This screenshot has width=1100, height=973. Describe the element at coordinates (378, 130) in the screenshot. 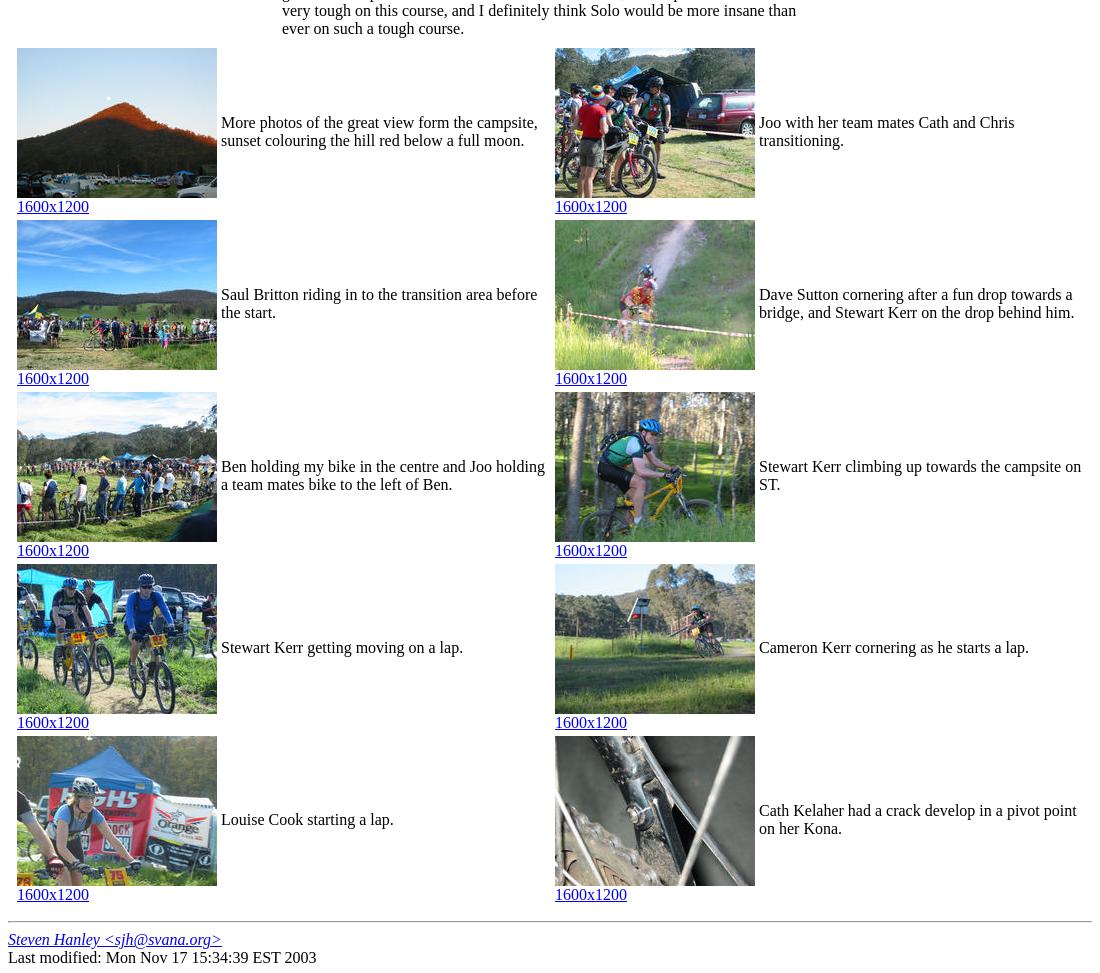

I see `'More photos of the great view form the campsite, sunset colouring the
       hill red below a full moon.'` at that location.